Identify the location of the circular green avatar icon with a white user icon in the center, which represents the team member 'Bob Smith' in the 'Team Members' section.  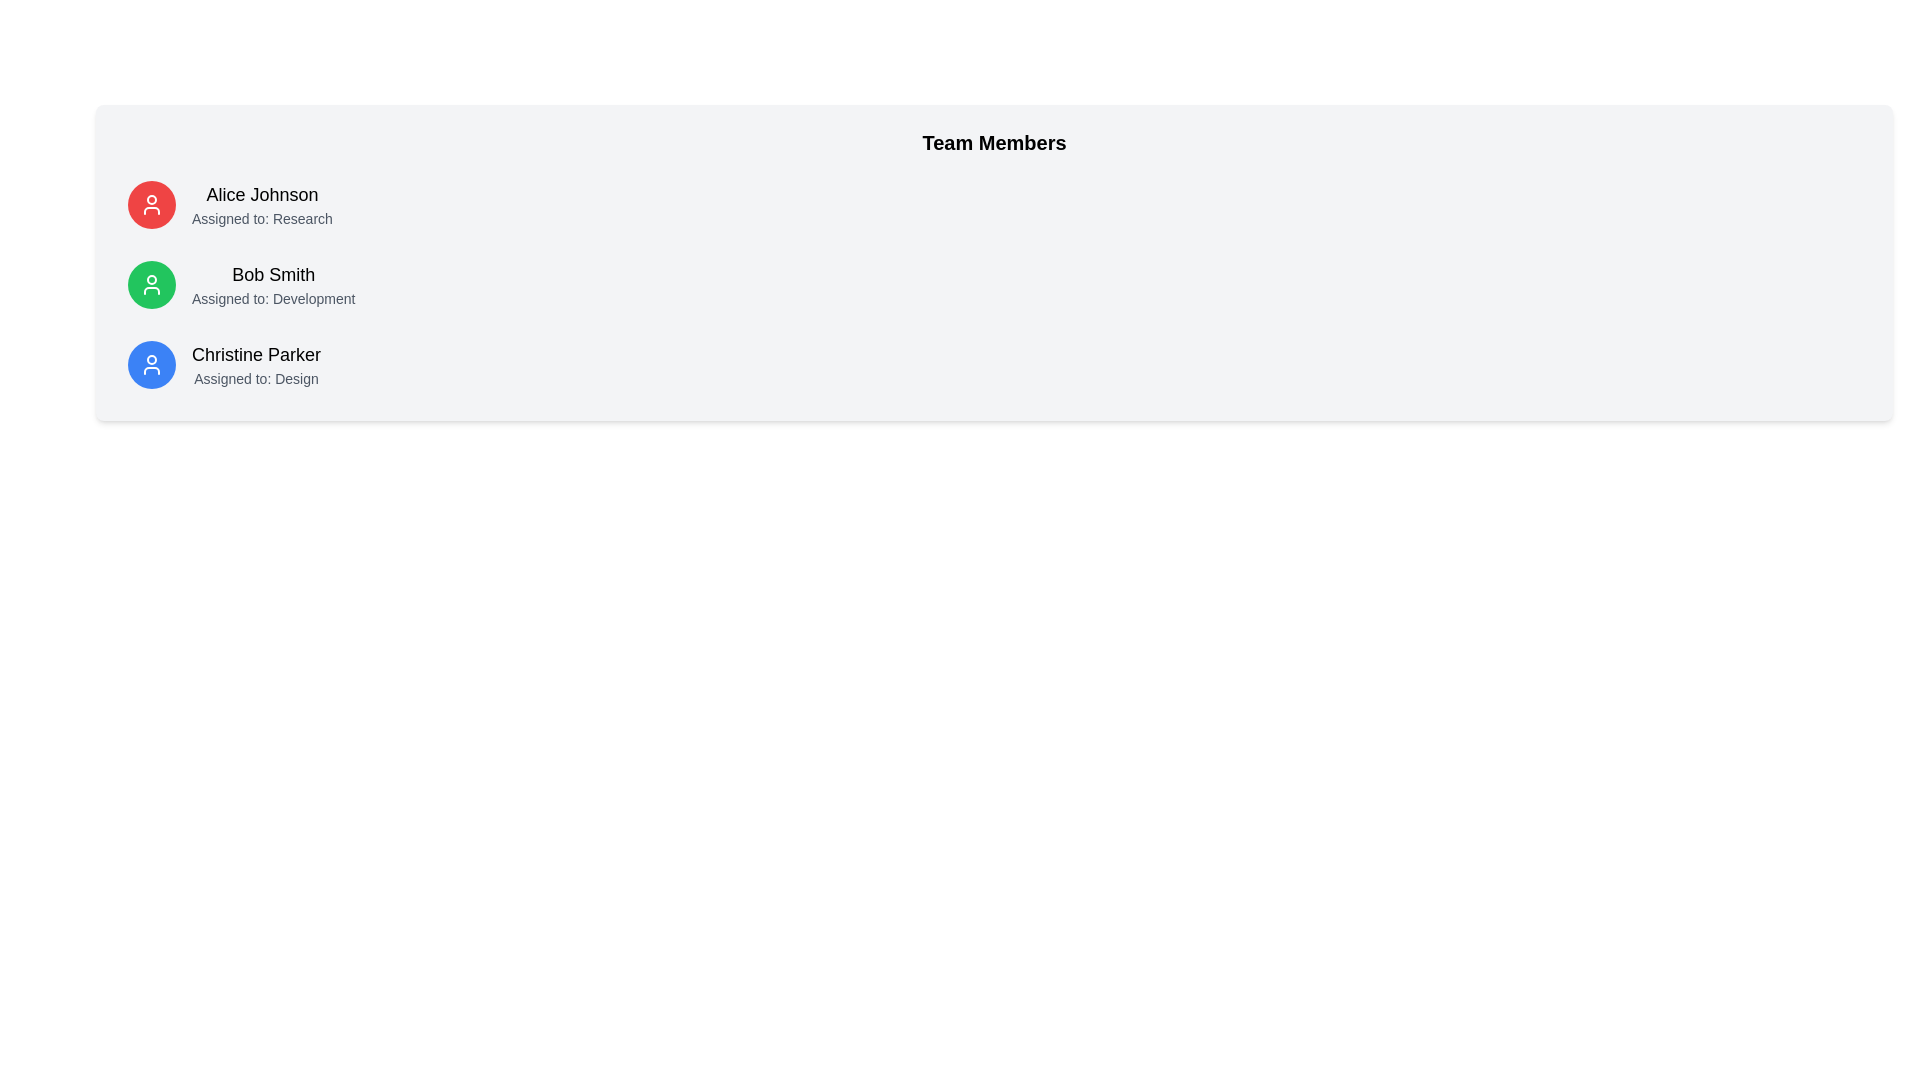
(151, 285).